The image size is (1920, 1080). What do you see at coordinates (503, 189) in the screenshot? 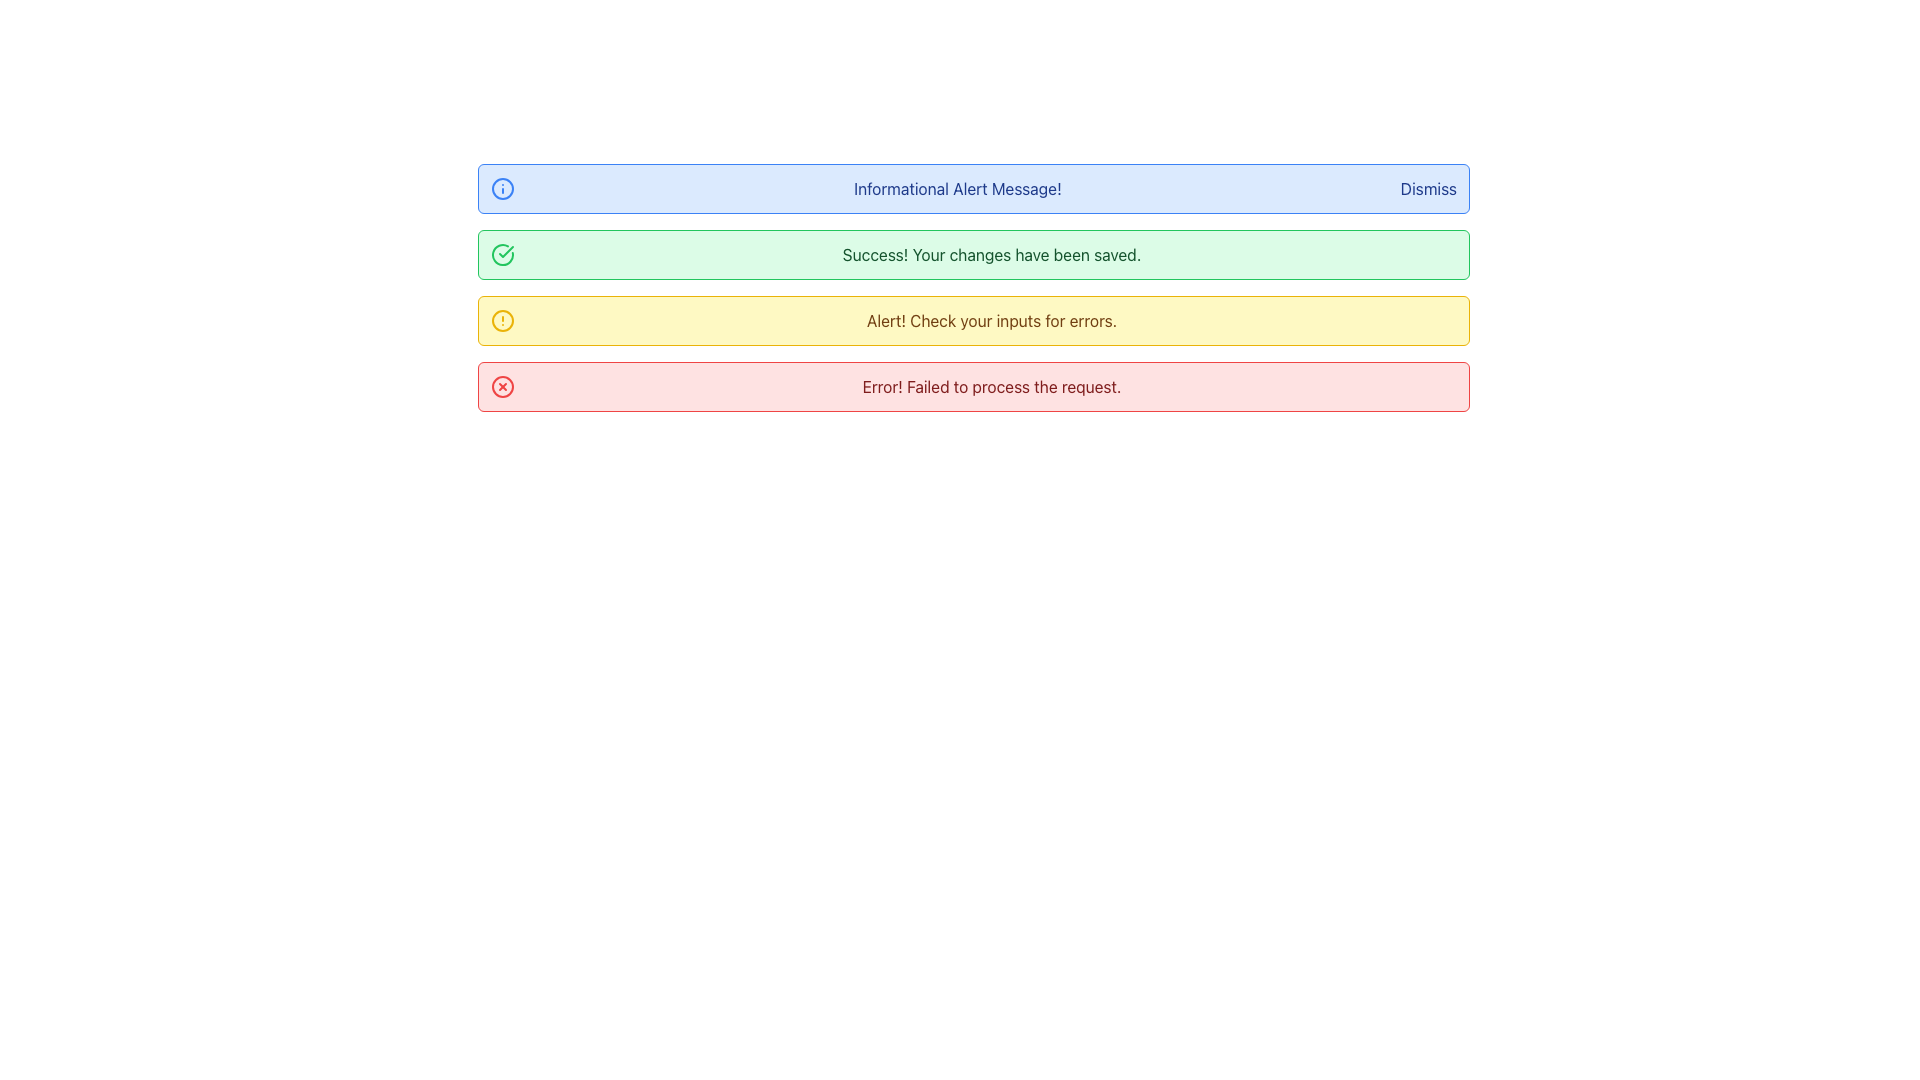
I see `the Decorative Circle, which is centrally located within the blue 'info' icon on the left side of the alert message banner` at bounding box center [503, 189].